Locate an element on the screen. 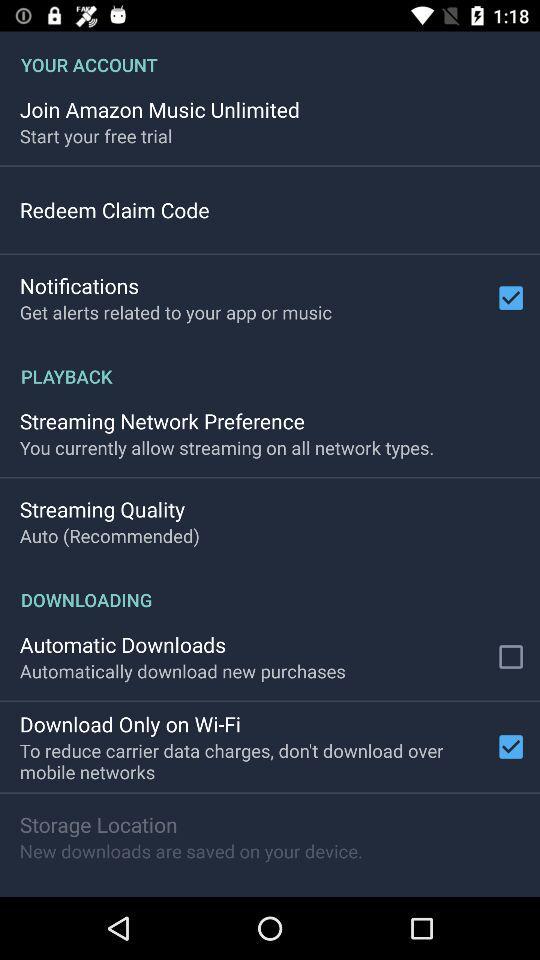  the app above storage location item is located at coordinates (253, 760).